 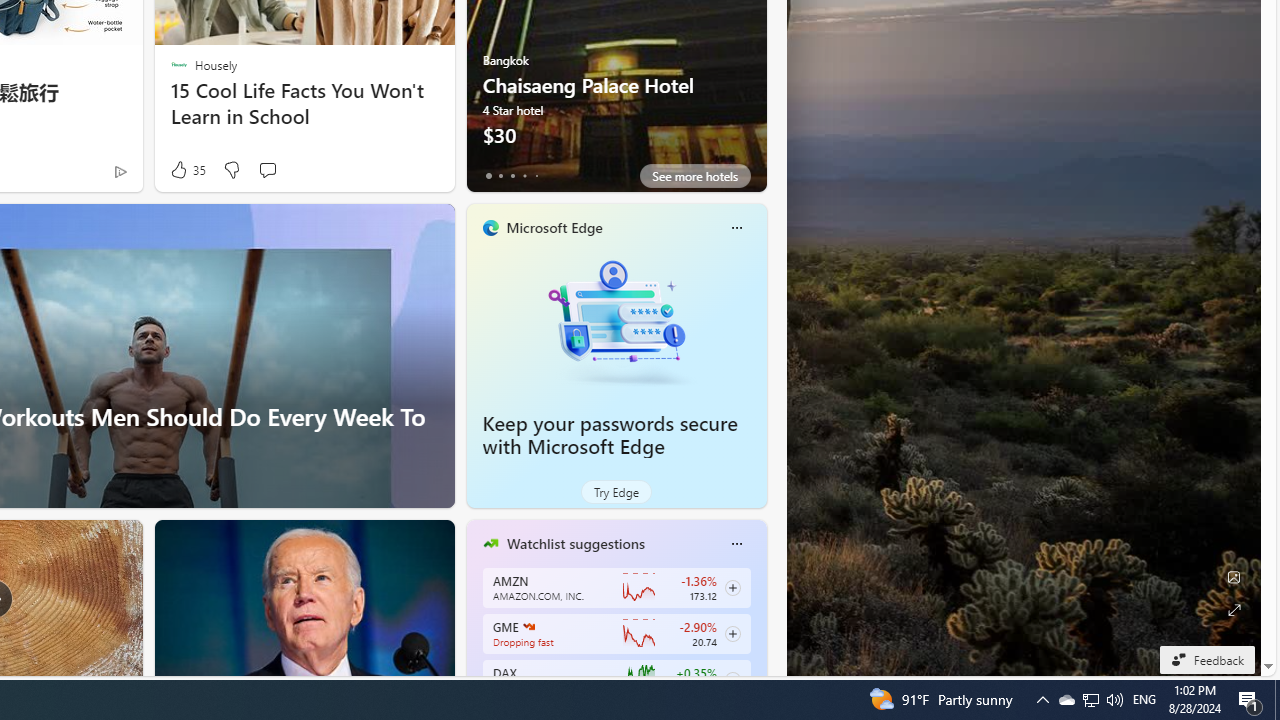 I want to click on 'Dislike', so click(x=231, y=169).